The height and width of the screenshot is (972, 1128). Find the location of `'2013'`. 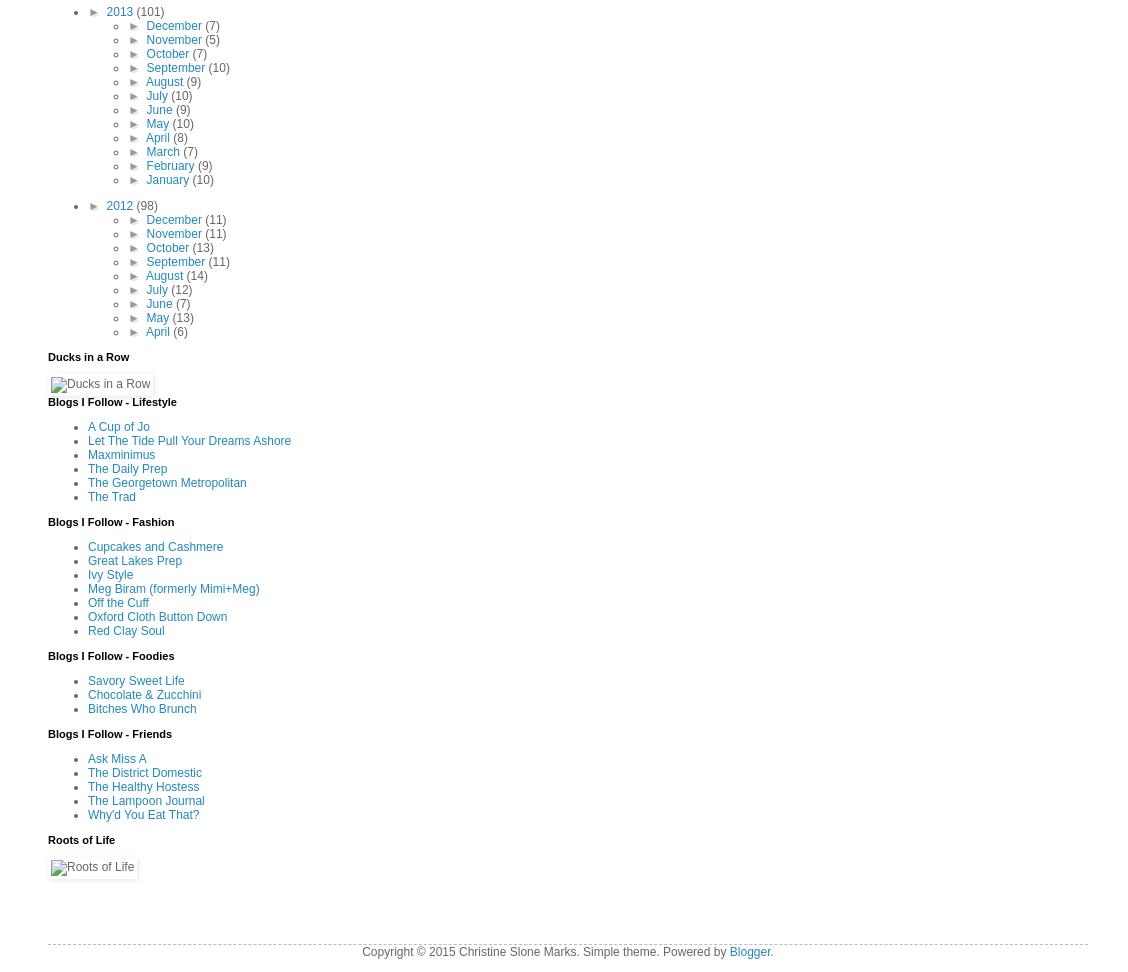

'2013' is located at coordinates (121, 10).